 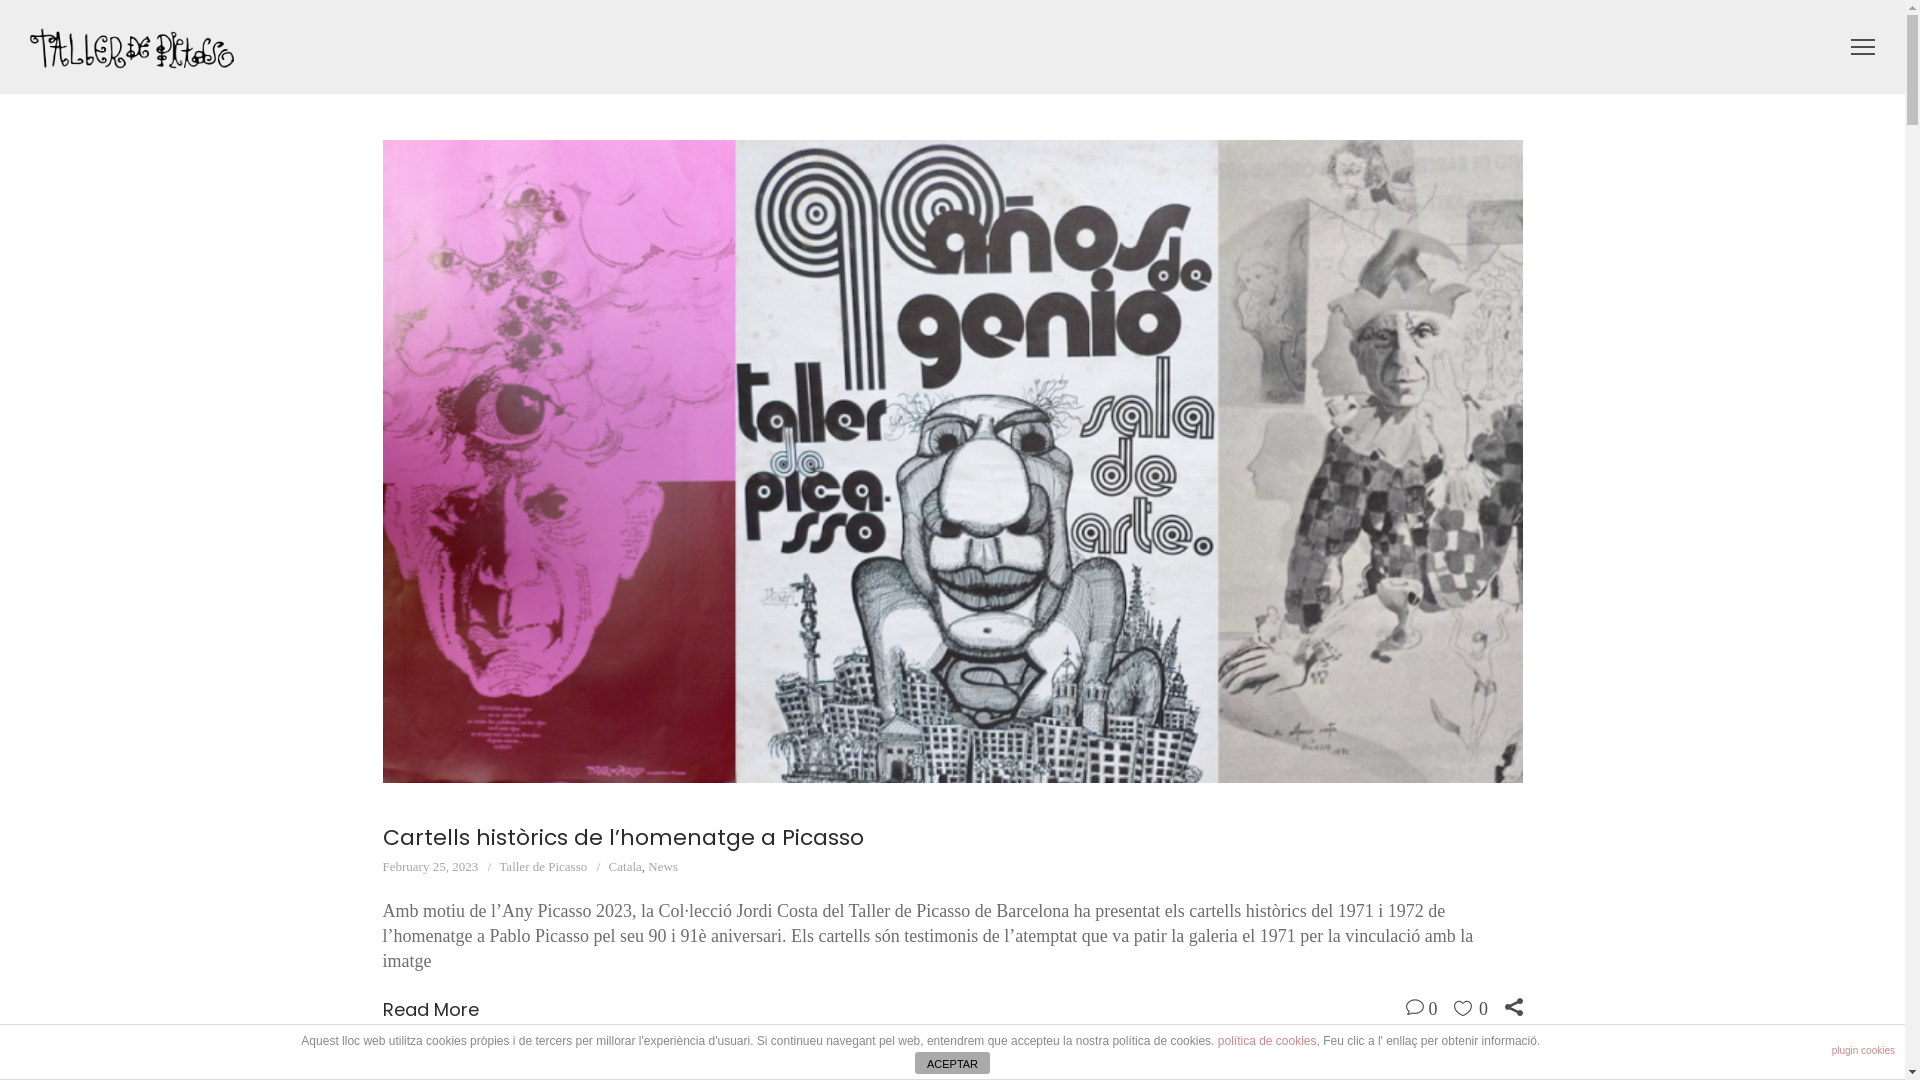 I want to click on '0', so click(x=1431, y=1009).